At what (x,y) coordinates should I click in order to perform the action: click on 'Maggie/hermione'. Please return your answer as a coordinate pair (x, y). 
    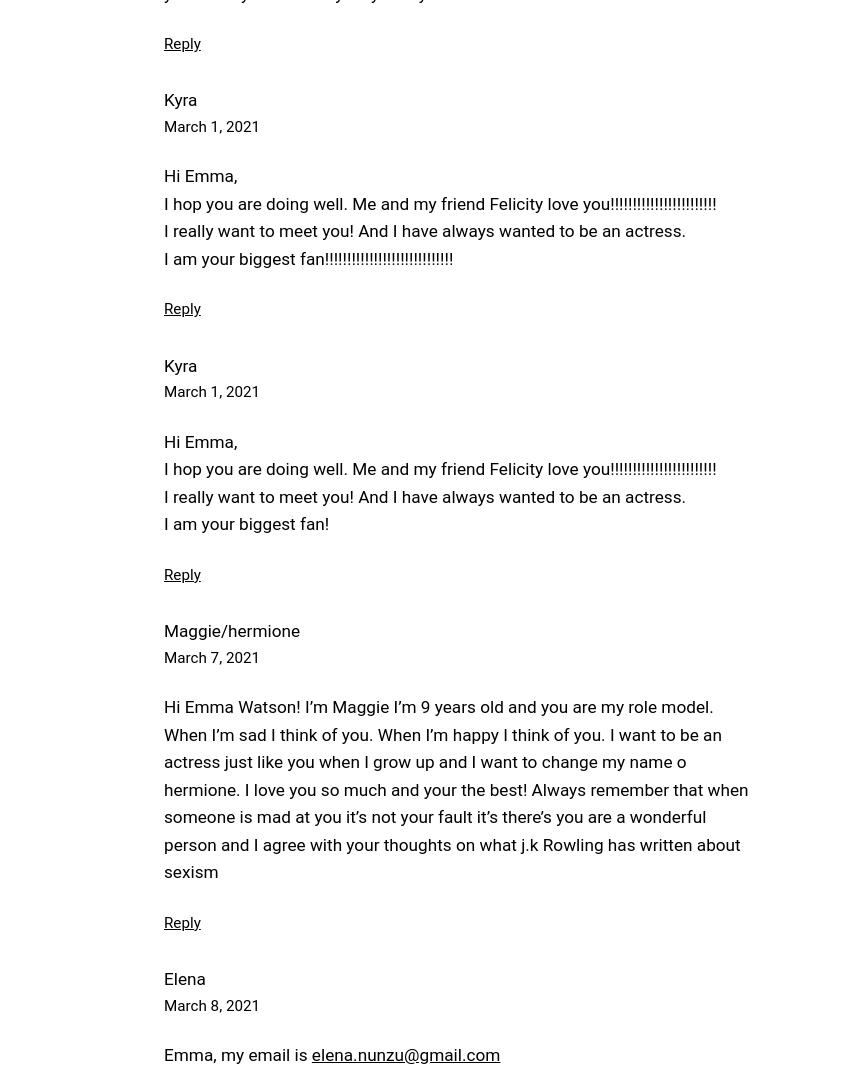
    Looking at the image, I should click on (231, 630).